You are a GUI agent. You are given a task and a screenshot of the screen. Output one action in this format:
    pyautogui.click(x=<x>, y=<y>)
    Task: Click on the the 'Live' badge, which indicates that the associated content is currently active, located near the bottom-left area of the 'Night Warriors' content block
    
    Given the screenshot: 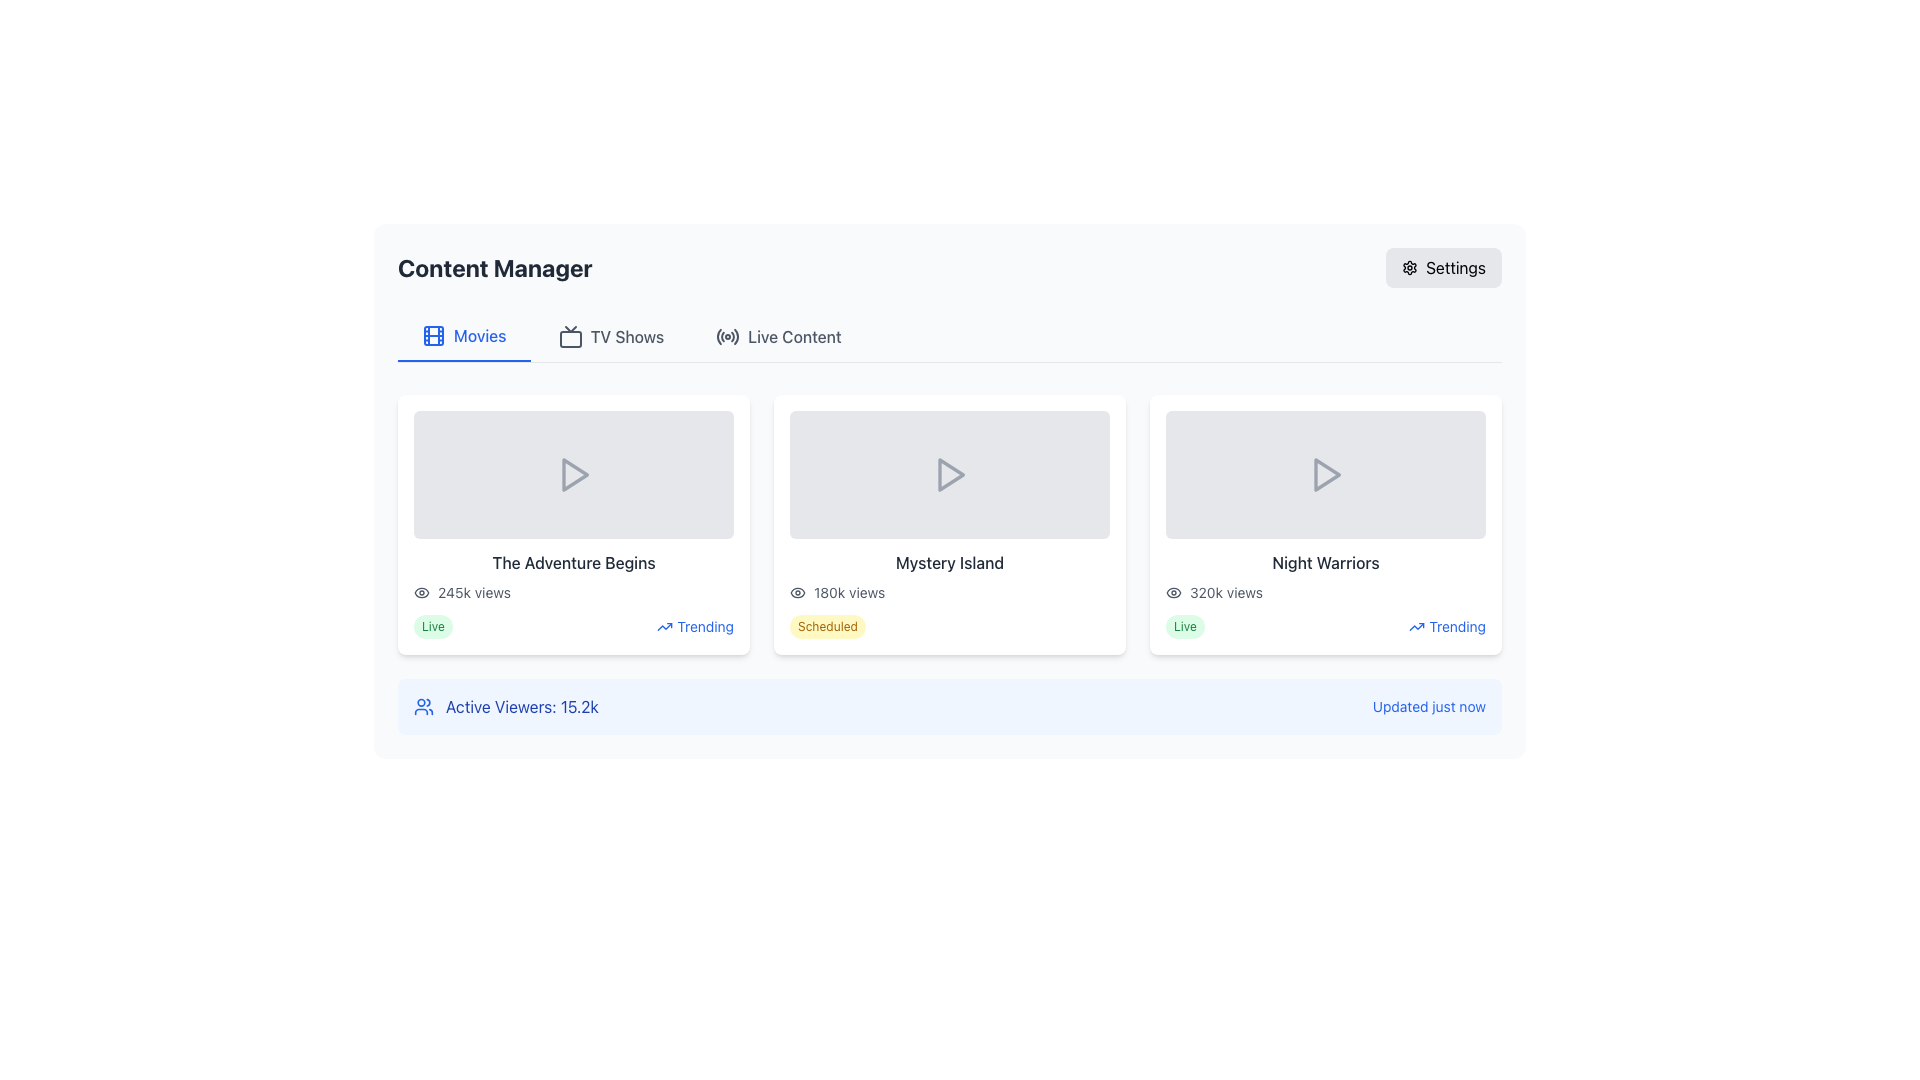 What is the action you would take?
    pyautogui.click(x=1185, y=626)
    